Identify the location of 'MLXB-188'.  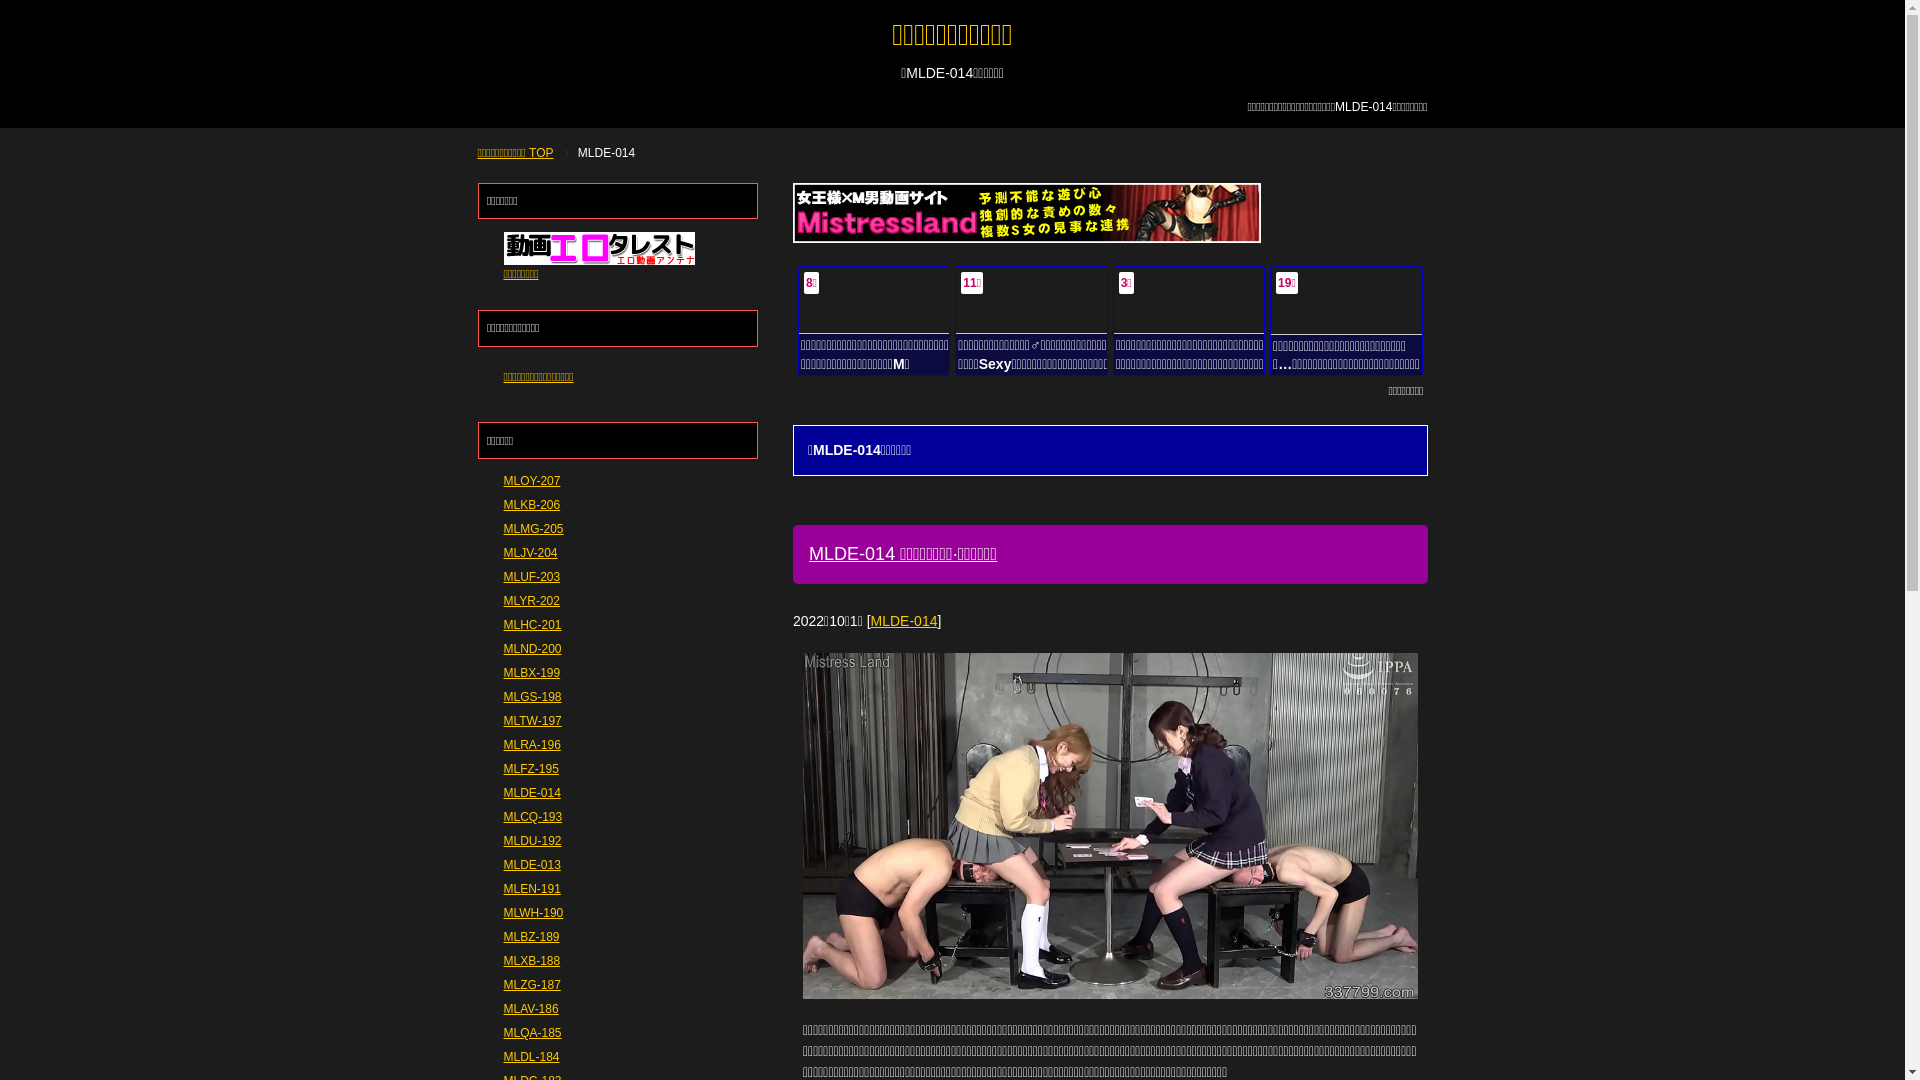
(532, 959).